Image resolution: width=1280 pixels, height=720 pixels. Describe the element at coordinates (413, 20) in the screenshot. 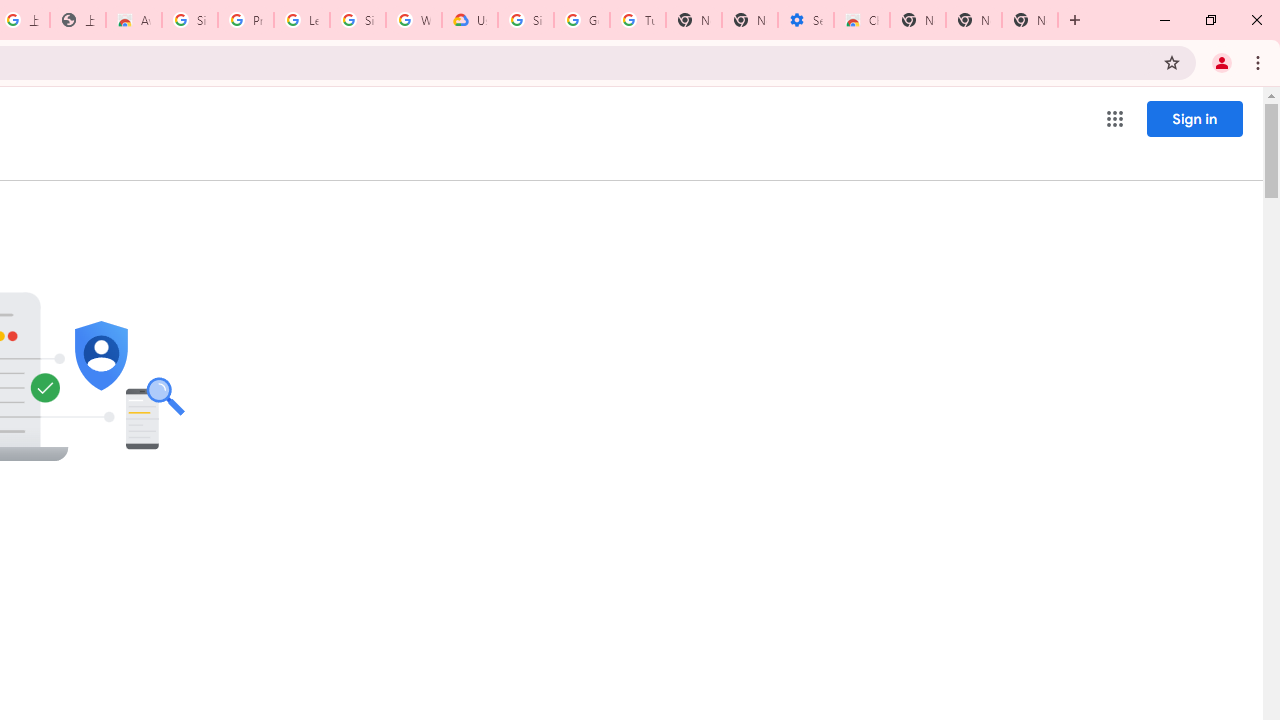

I see `'Who are Google'` at that location.